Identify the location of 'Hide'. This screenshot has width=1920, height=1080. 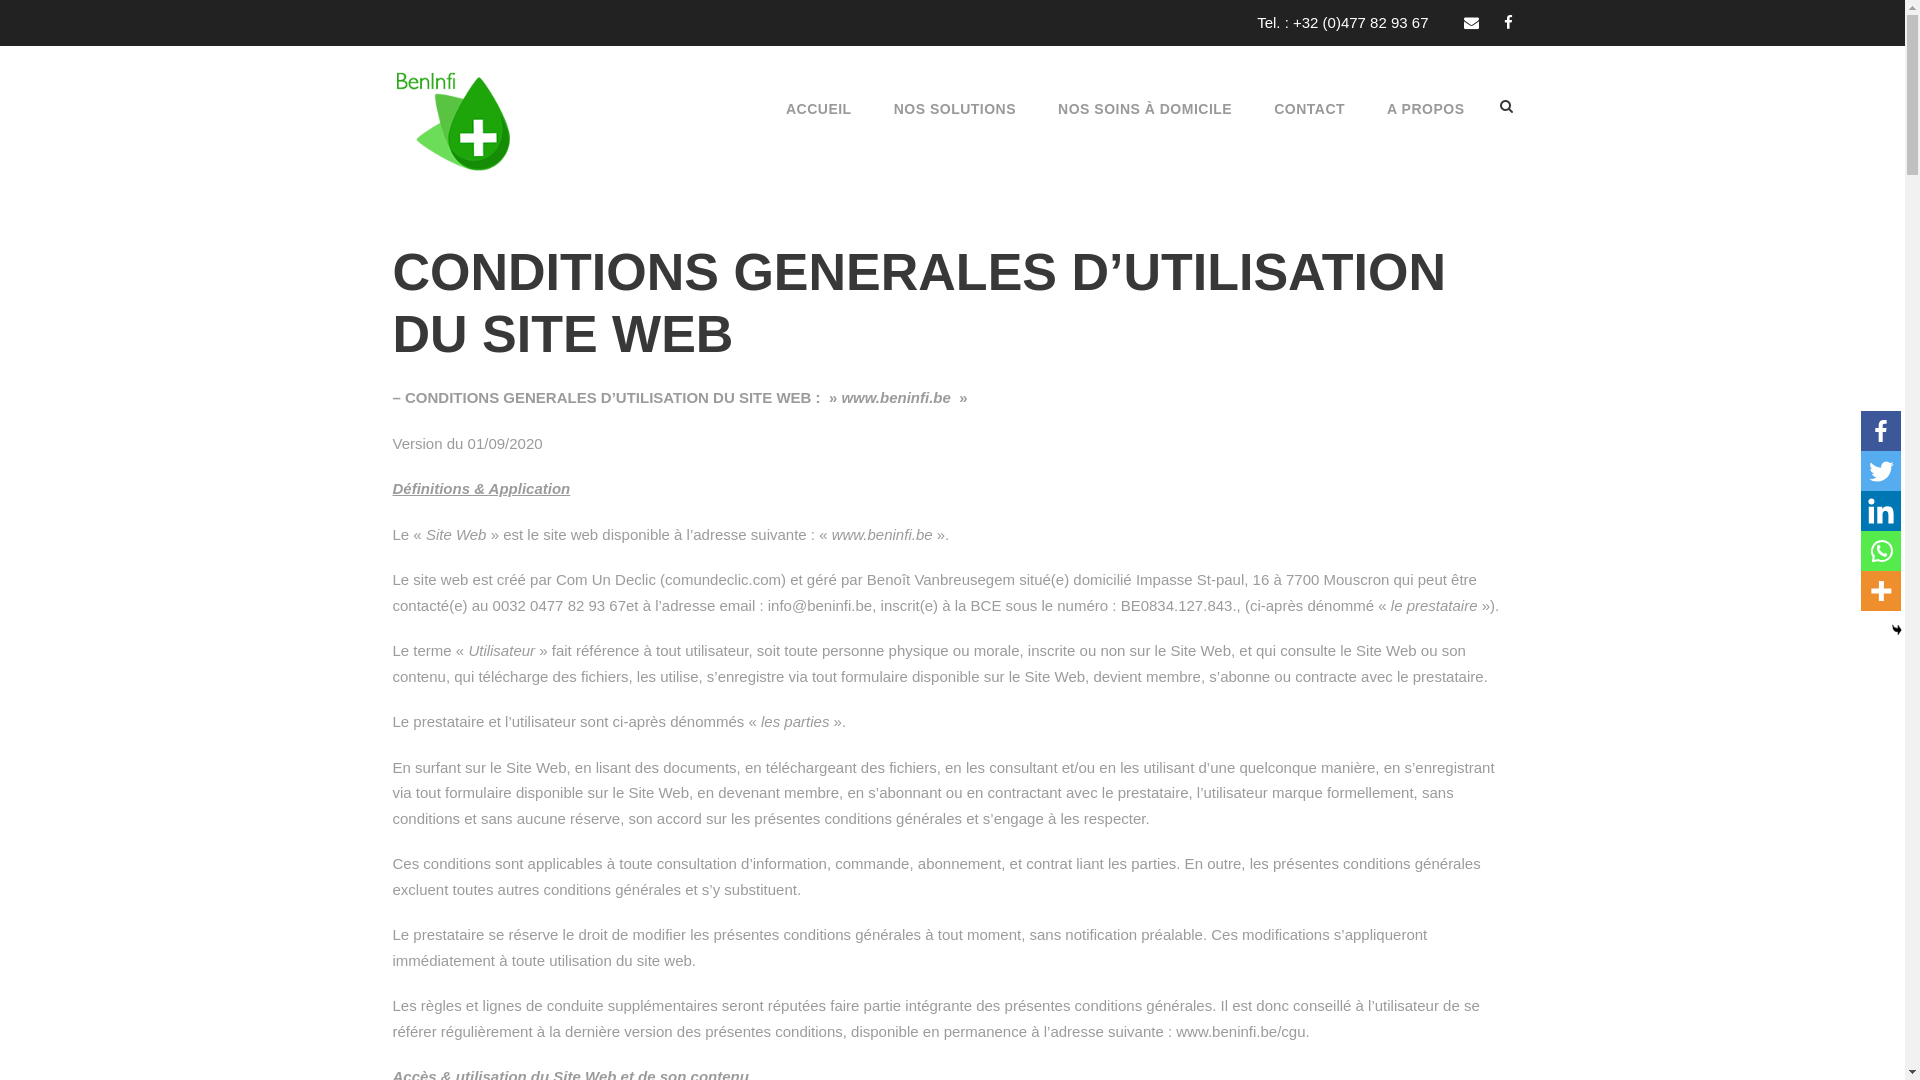
(1895, 628).